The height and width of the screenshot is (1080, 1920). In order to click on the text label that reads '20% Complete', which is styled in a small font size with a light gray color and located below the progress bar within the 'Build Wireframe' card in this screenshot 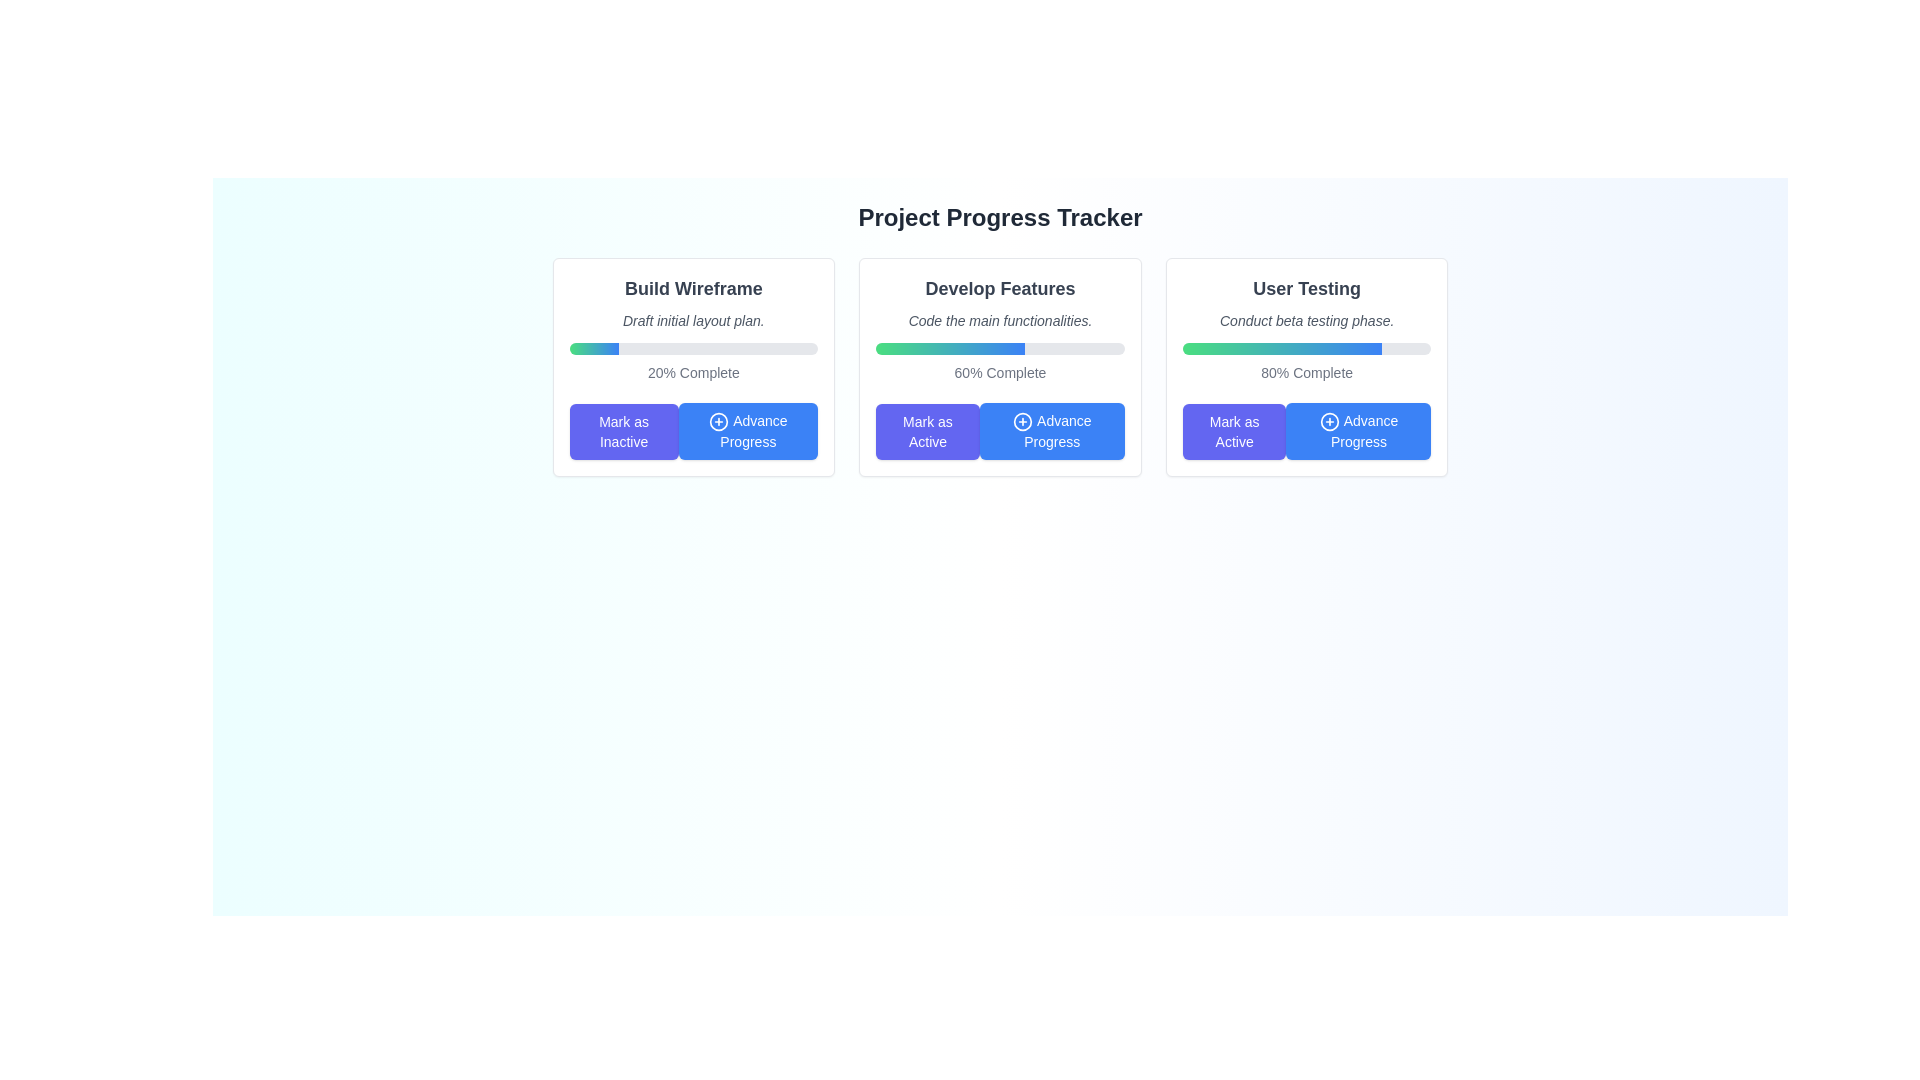, I will do `click(693, 373)`.